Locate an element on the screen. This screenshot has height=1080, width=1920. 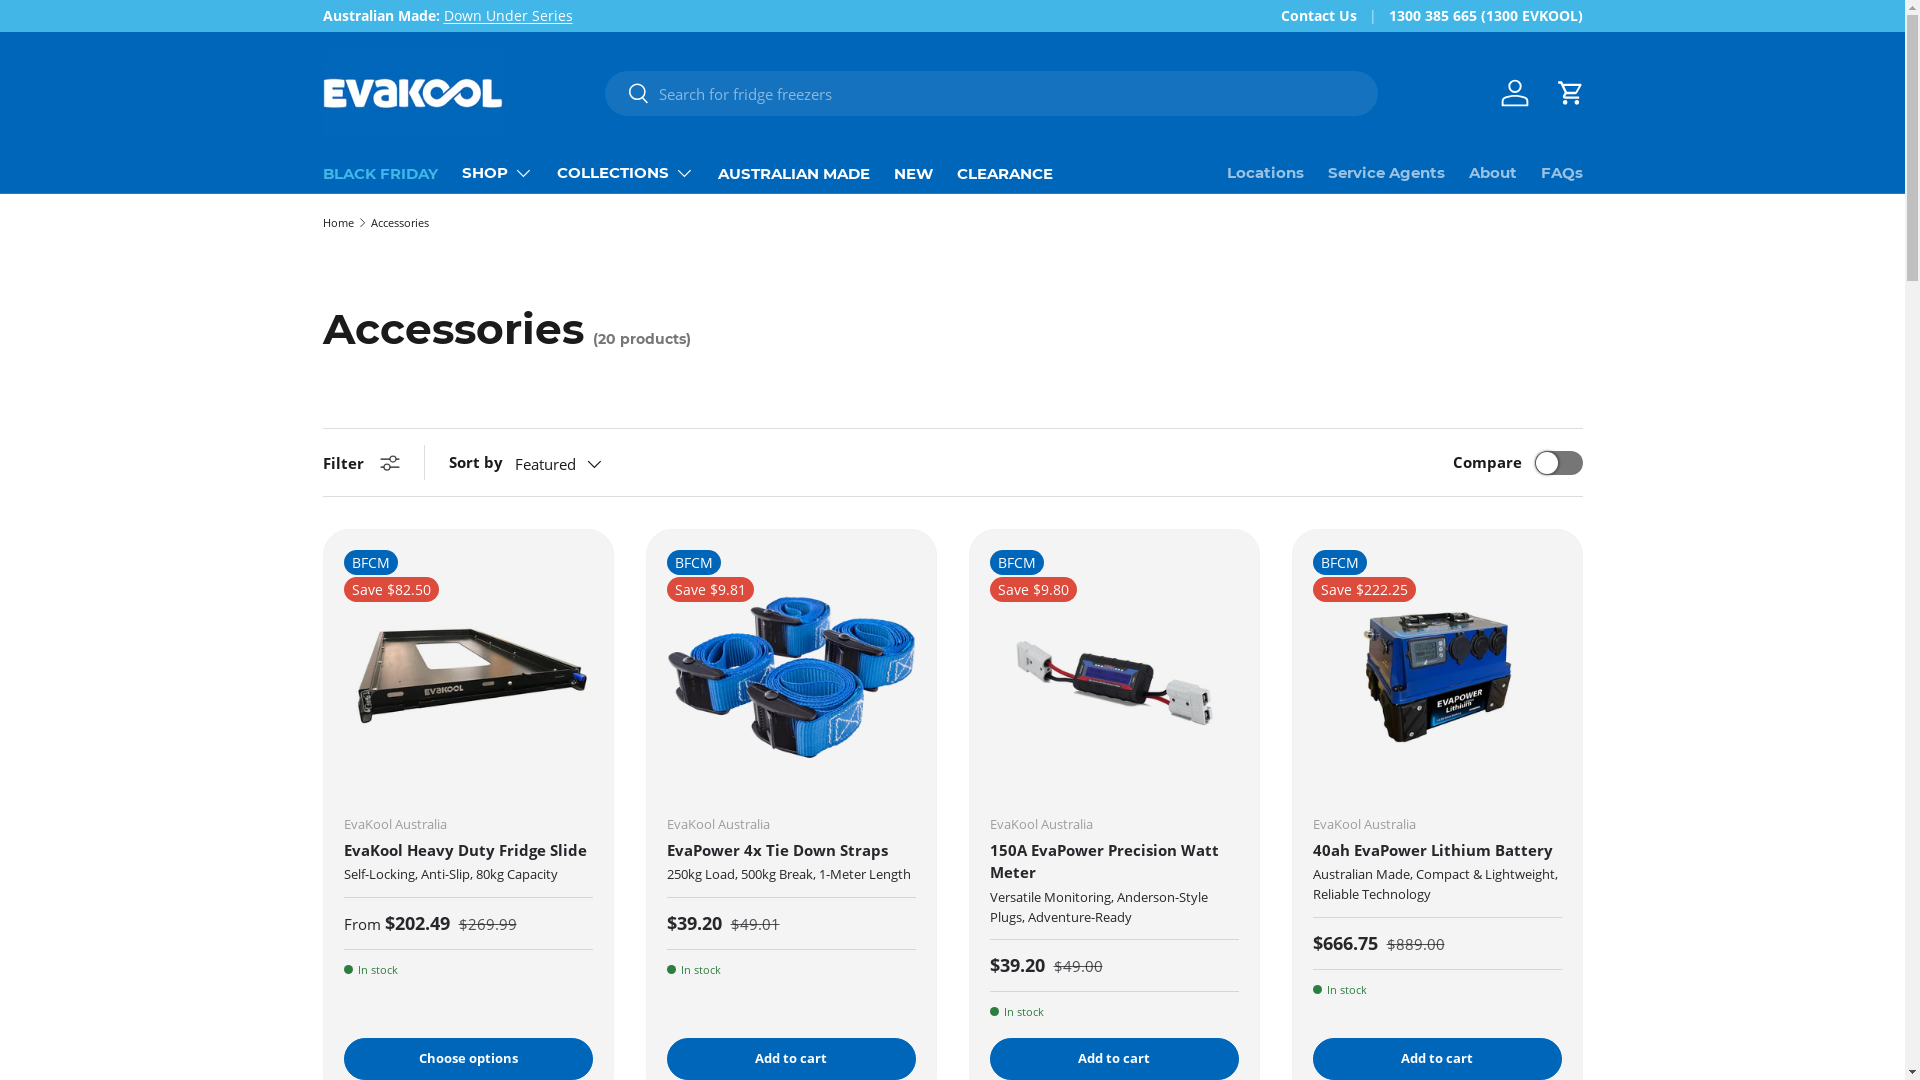
'Log in' is located at coordinates (1513, 92).